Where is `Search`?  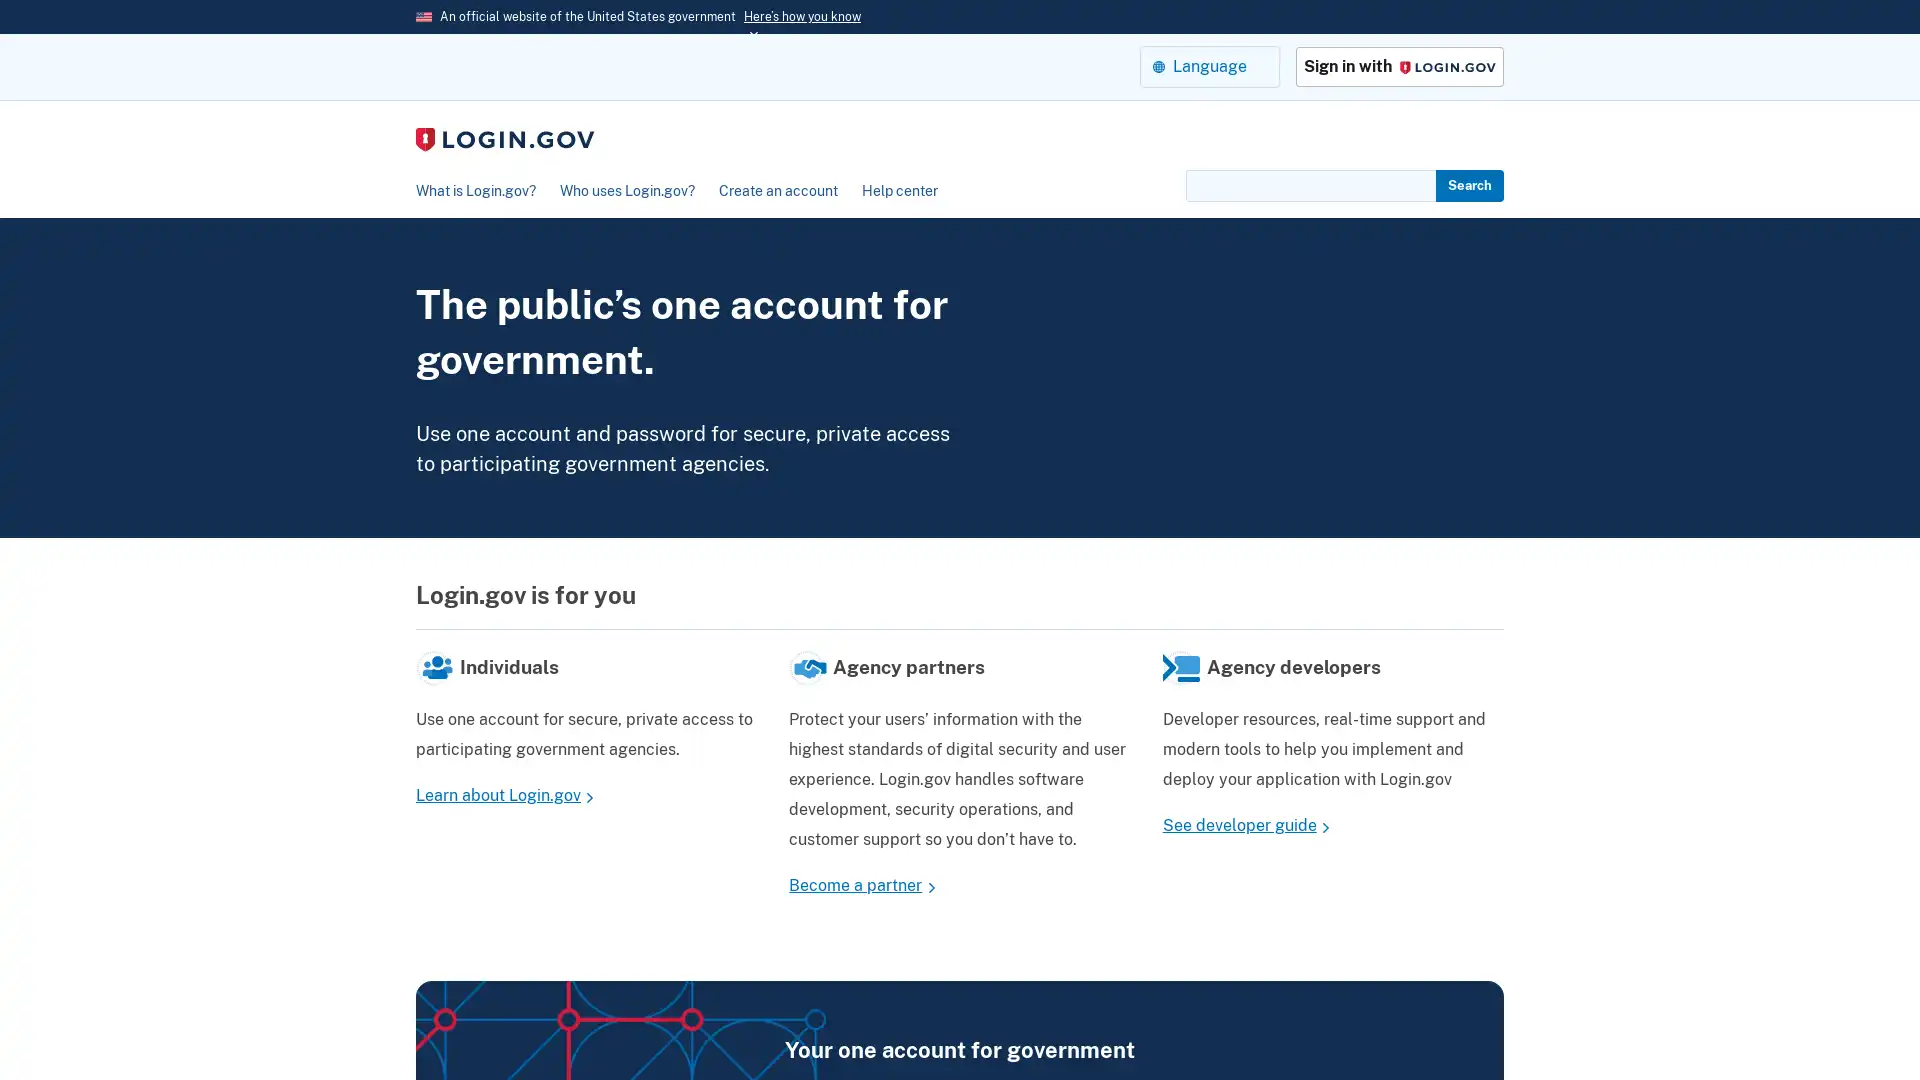 Search is located at coordinates (1469, 185).